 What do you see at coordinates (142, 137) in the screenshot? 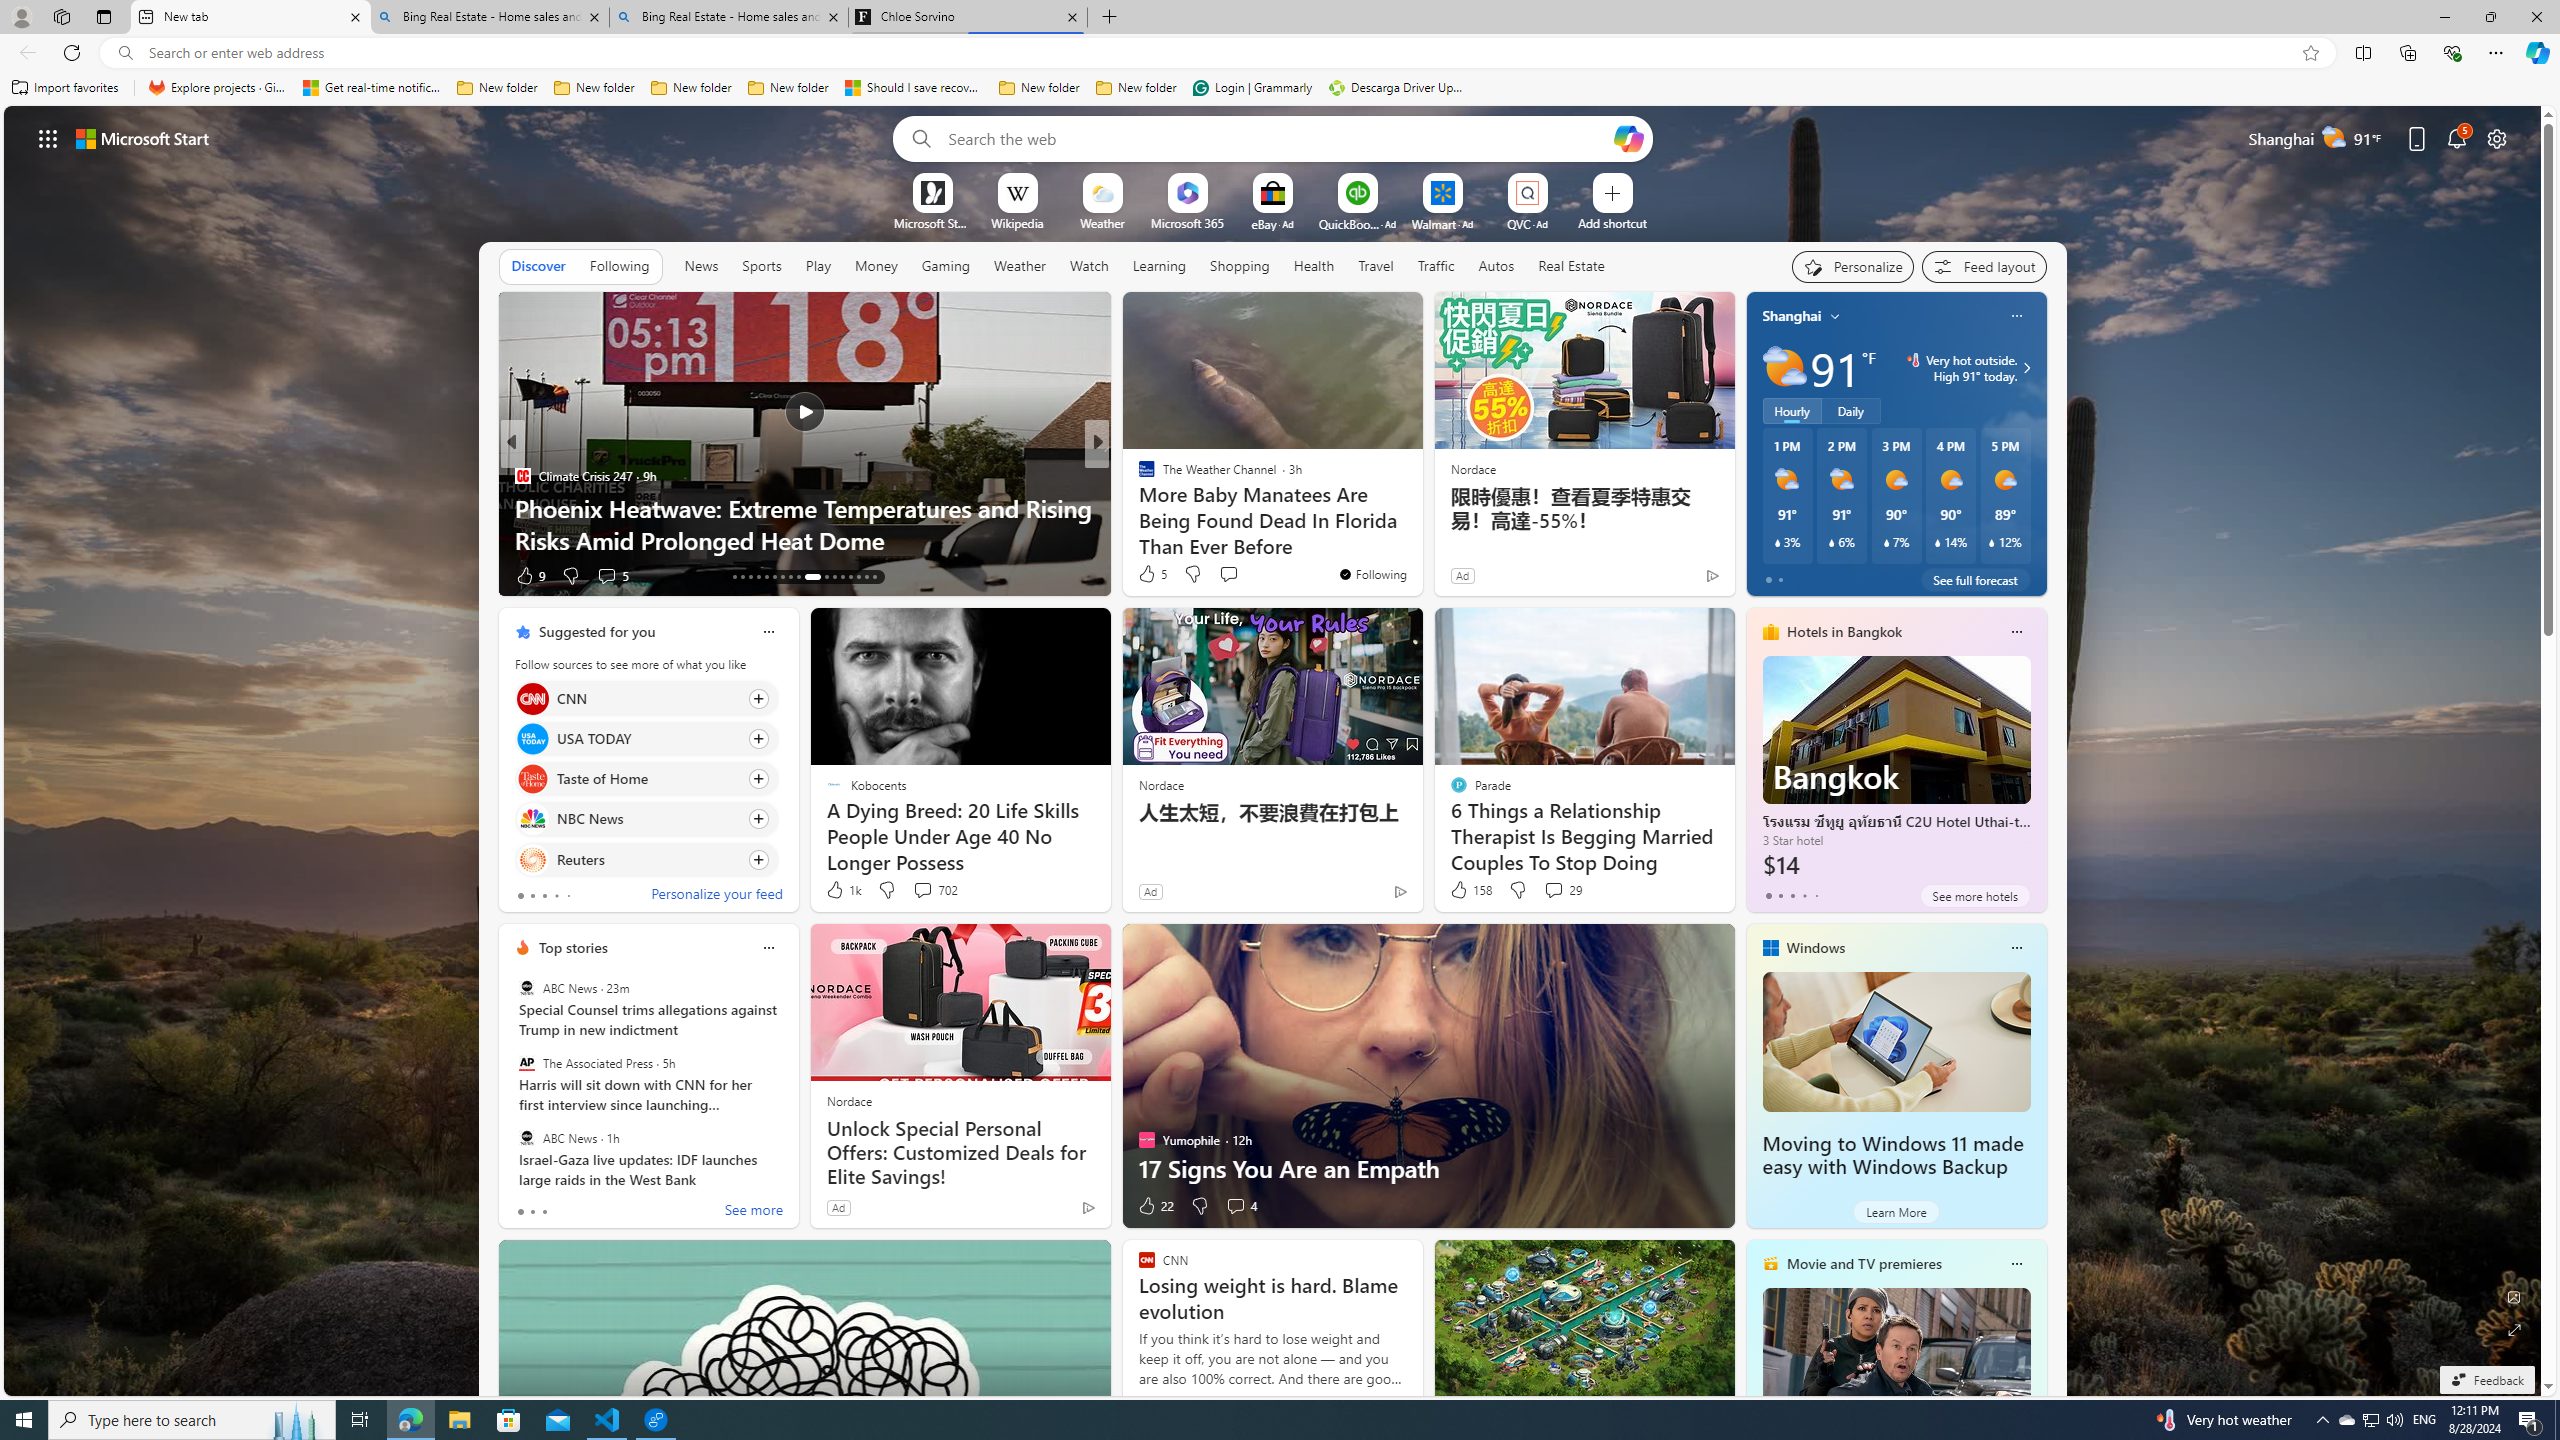
I see `'Microsoft start'` at bounding box center [142, 137].